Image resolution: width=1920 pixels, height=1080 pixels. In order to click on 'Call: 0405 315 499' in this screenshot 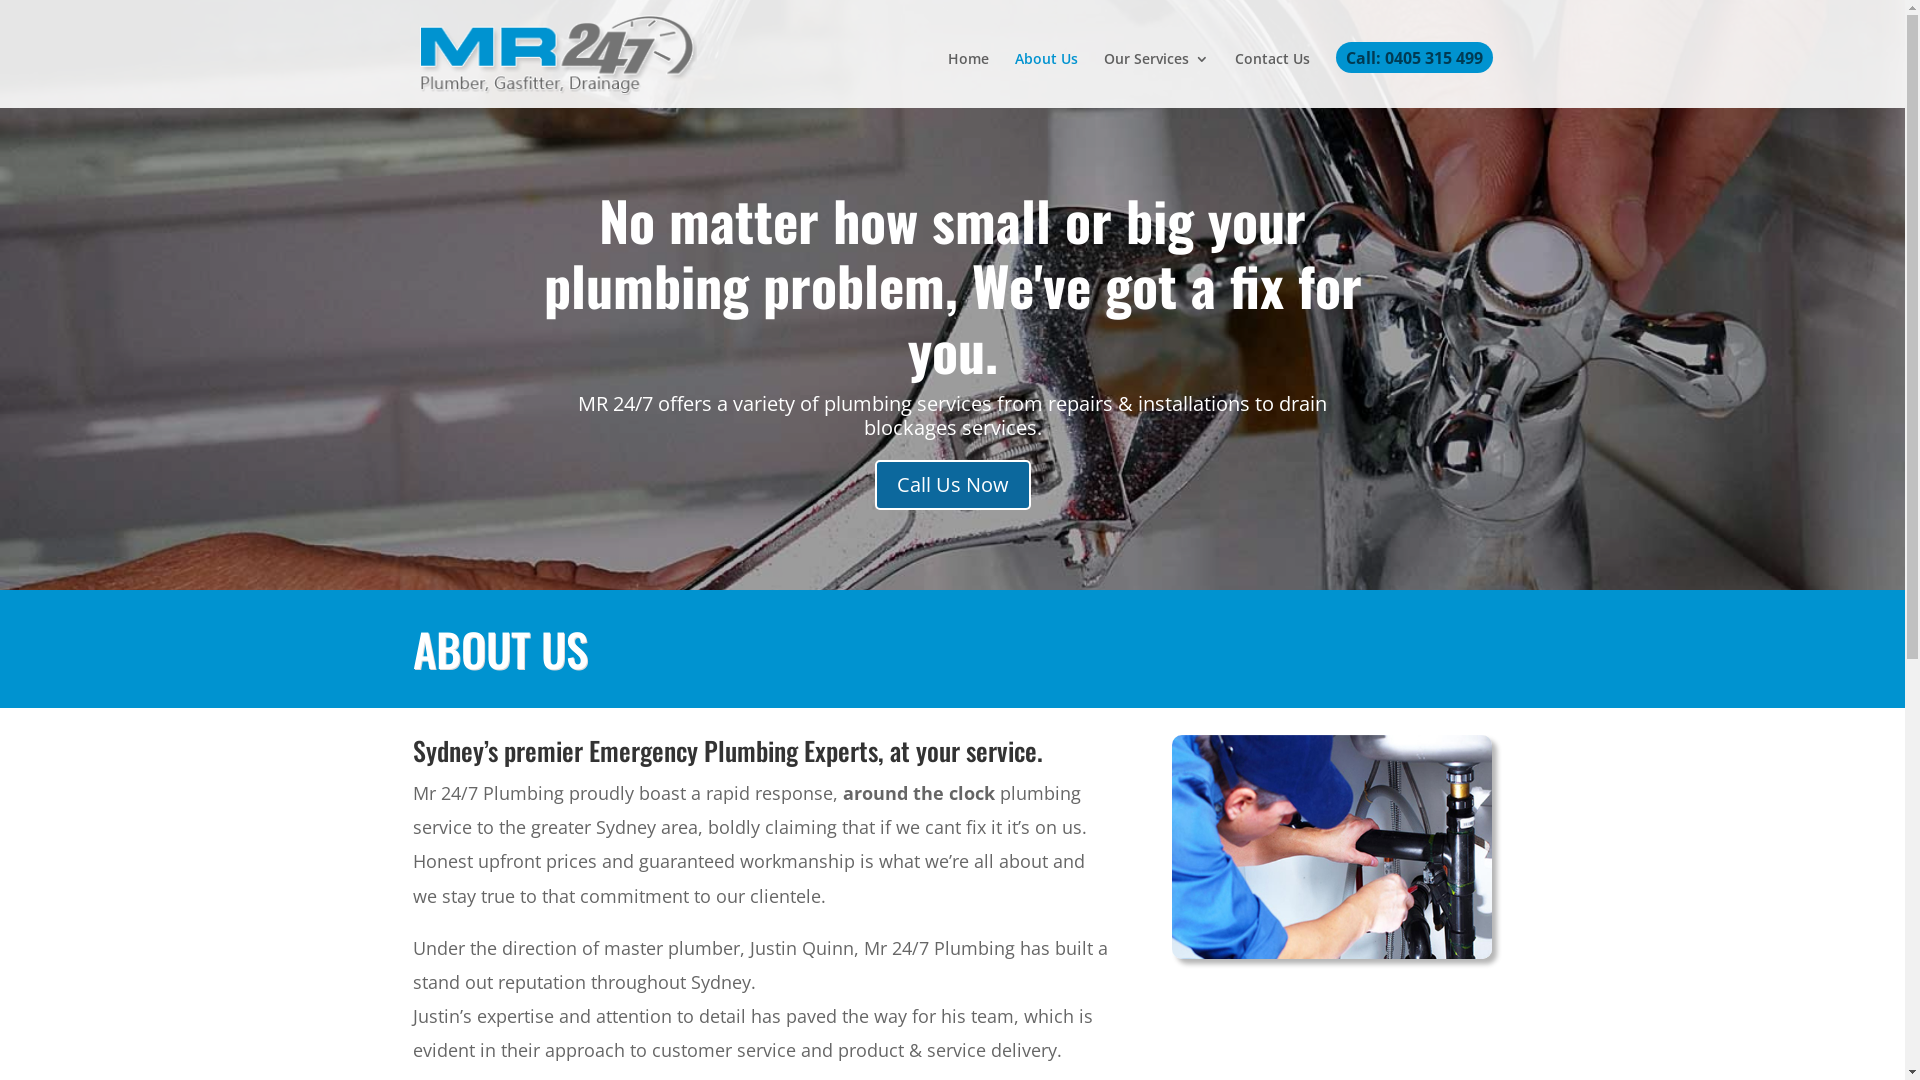, I will do `click(1413, 77)`.